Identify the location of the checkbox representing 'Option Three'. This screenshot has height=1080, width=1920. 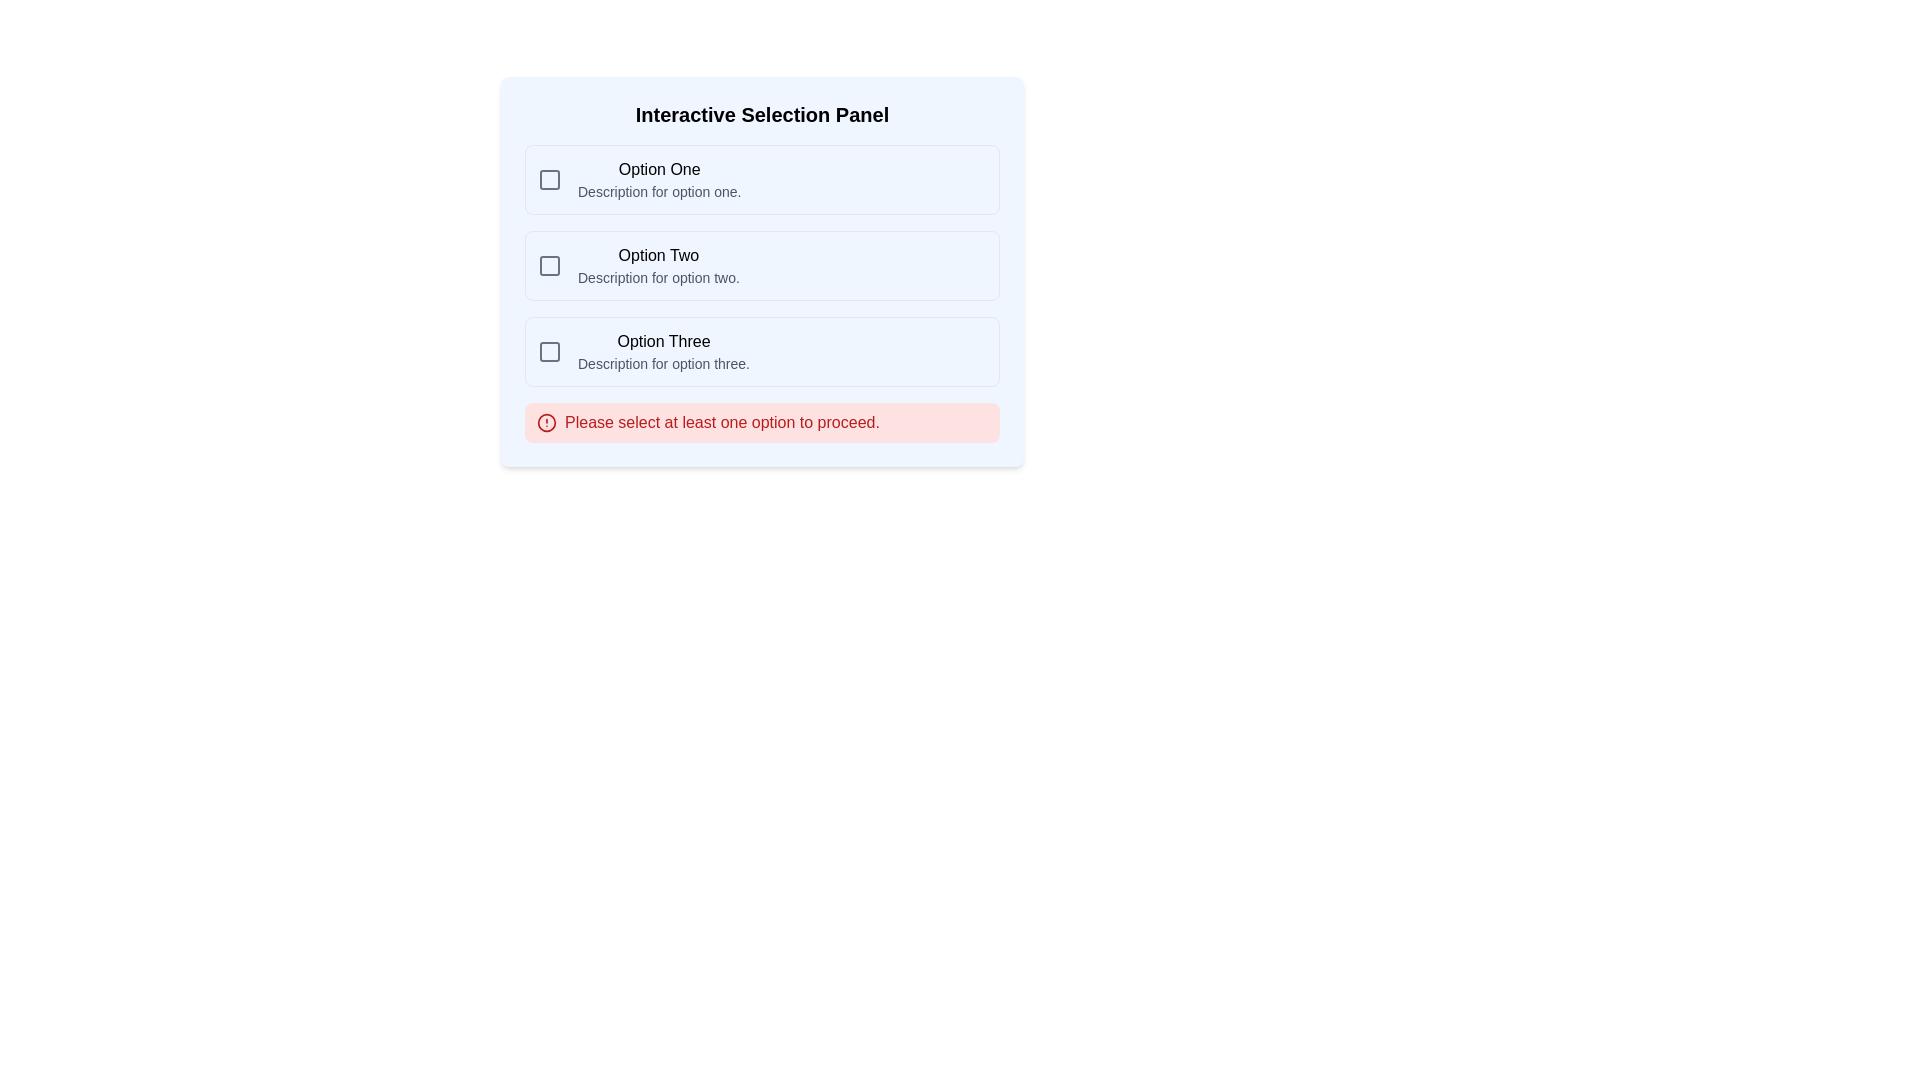
(550, 350).